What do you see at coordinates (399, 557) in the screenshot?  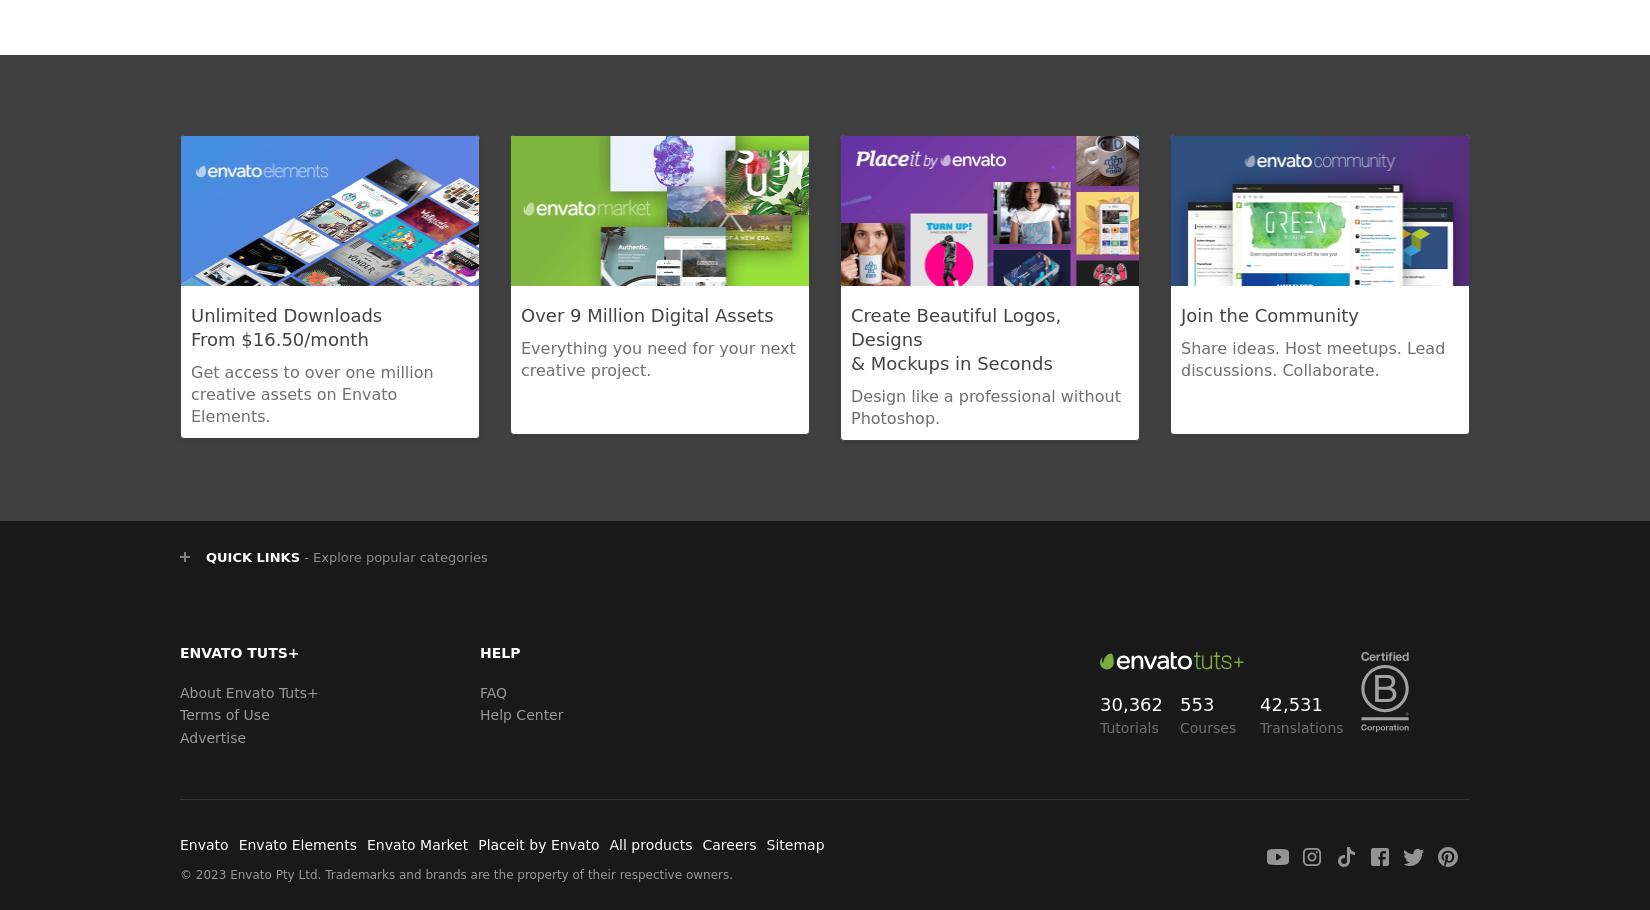 I see `'Explore popular categories'` at bounding box center [399, 557].